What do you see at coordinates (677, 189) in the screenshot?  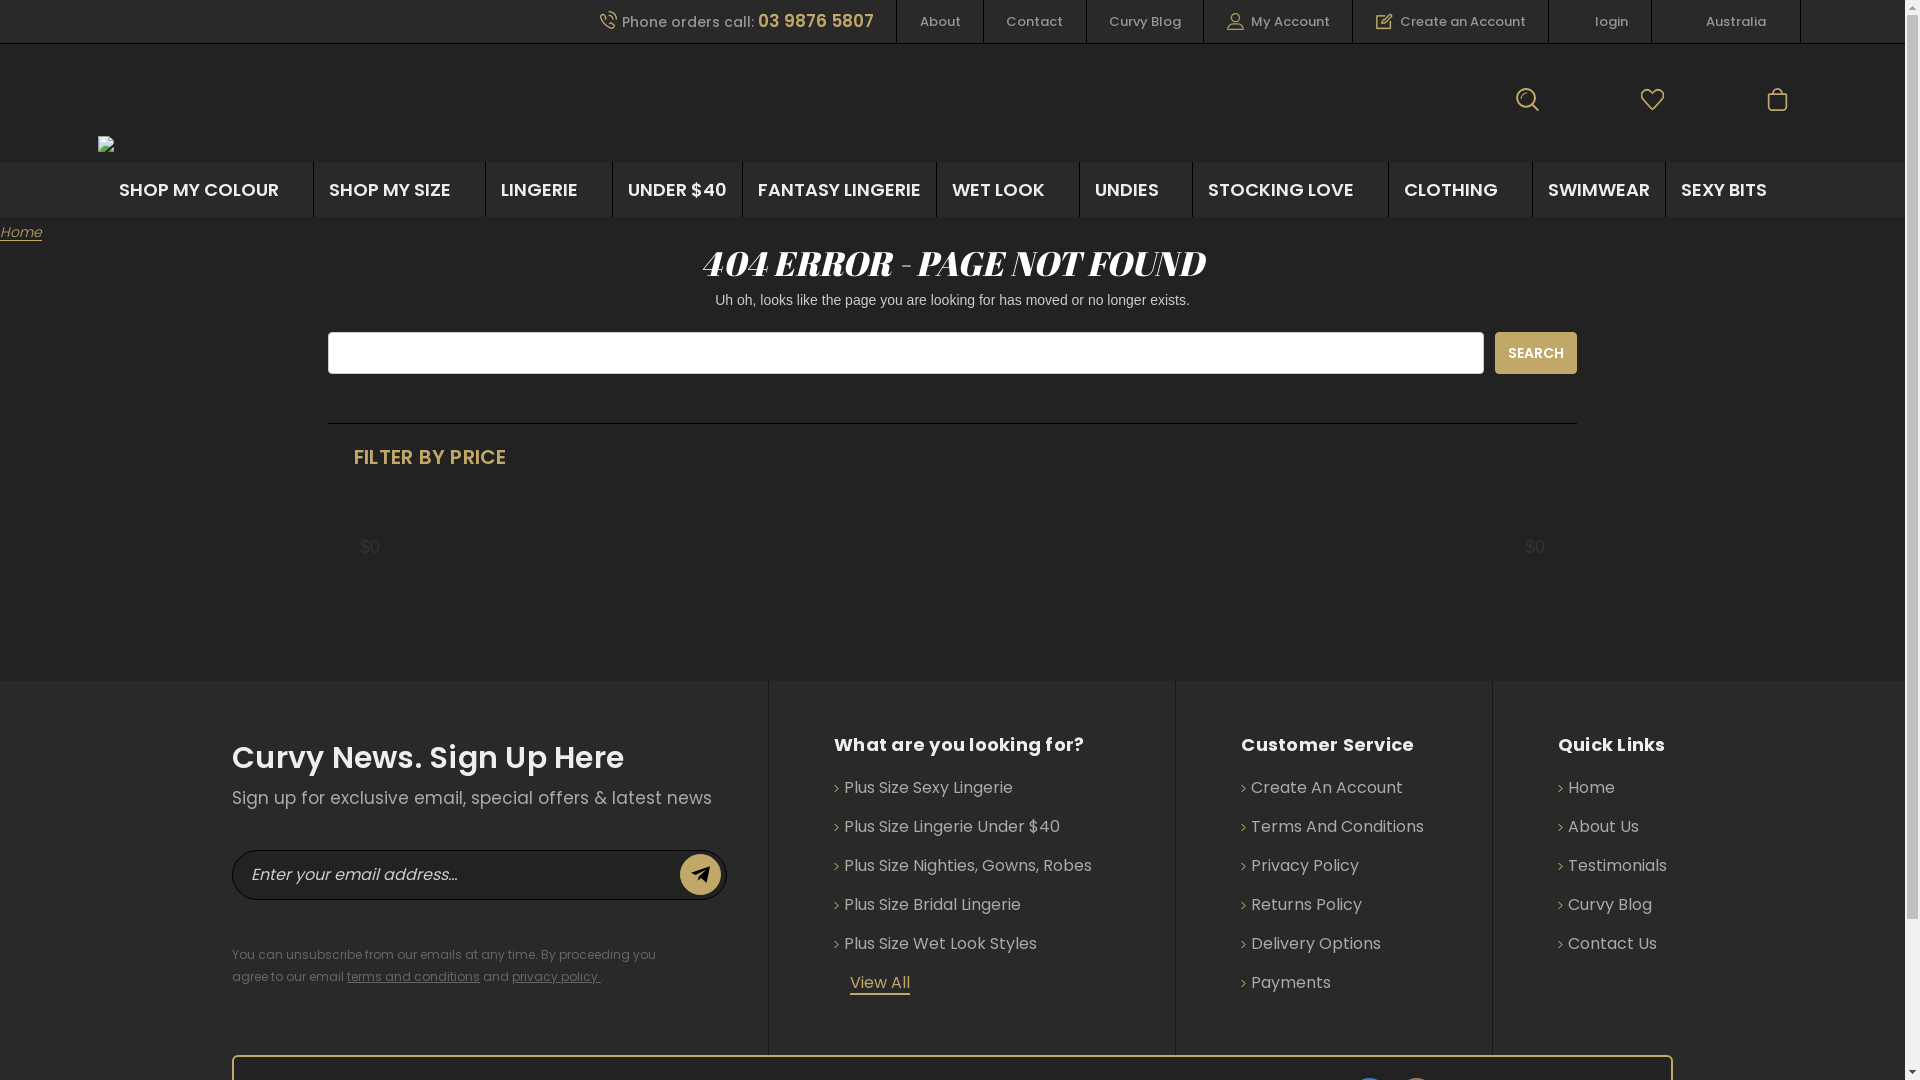 I see `'UNDER $40'` at bounding box center [677, 189].